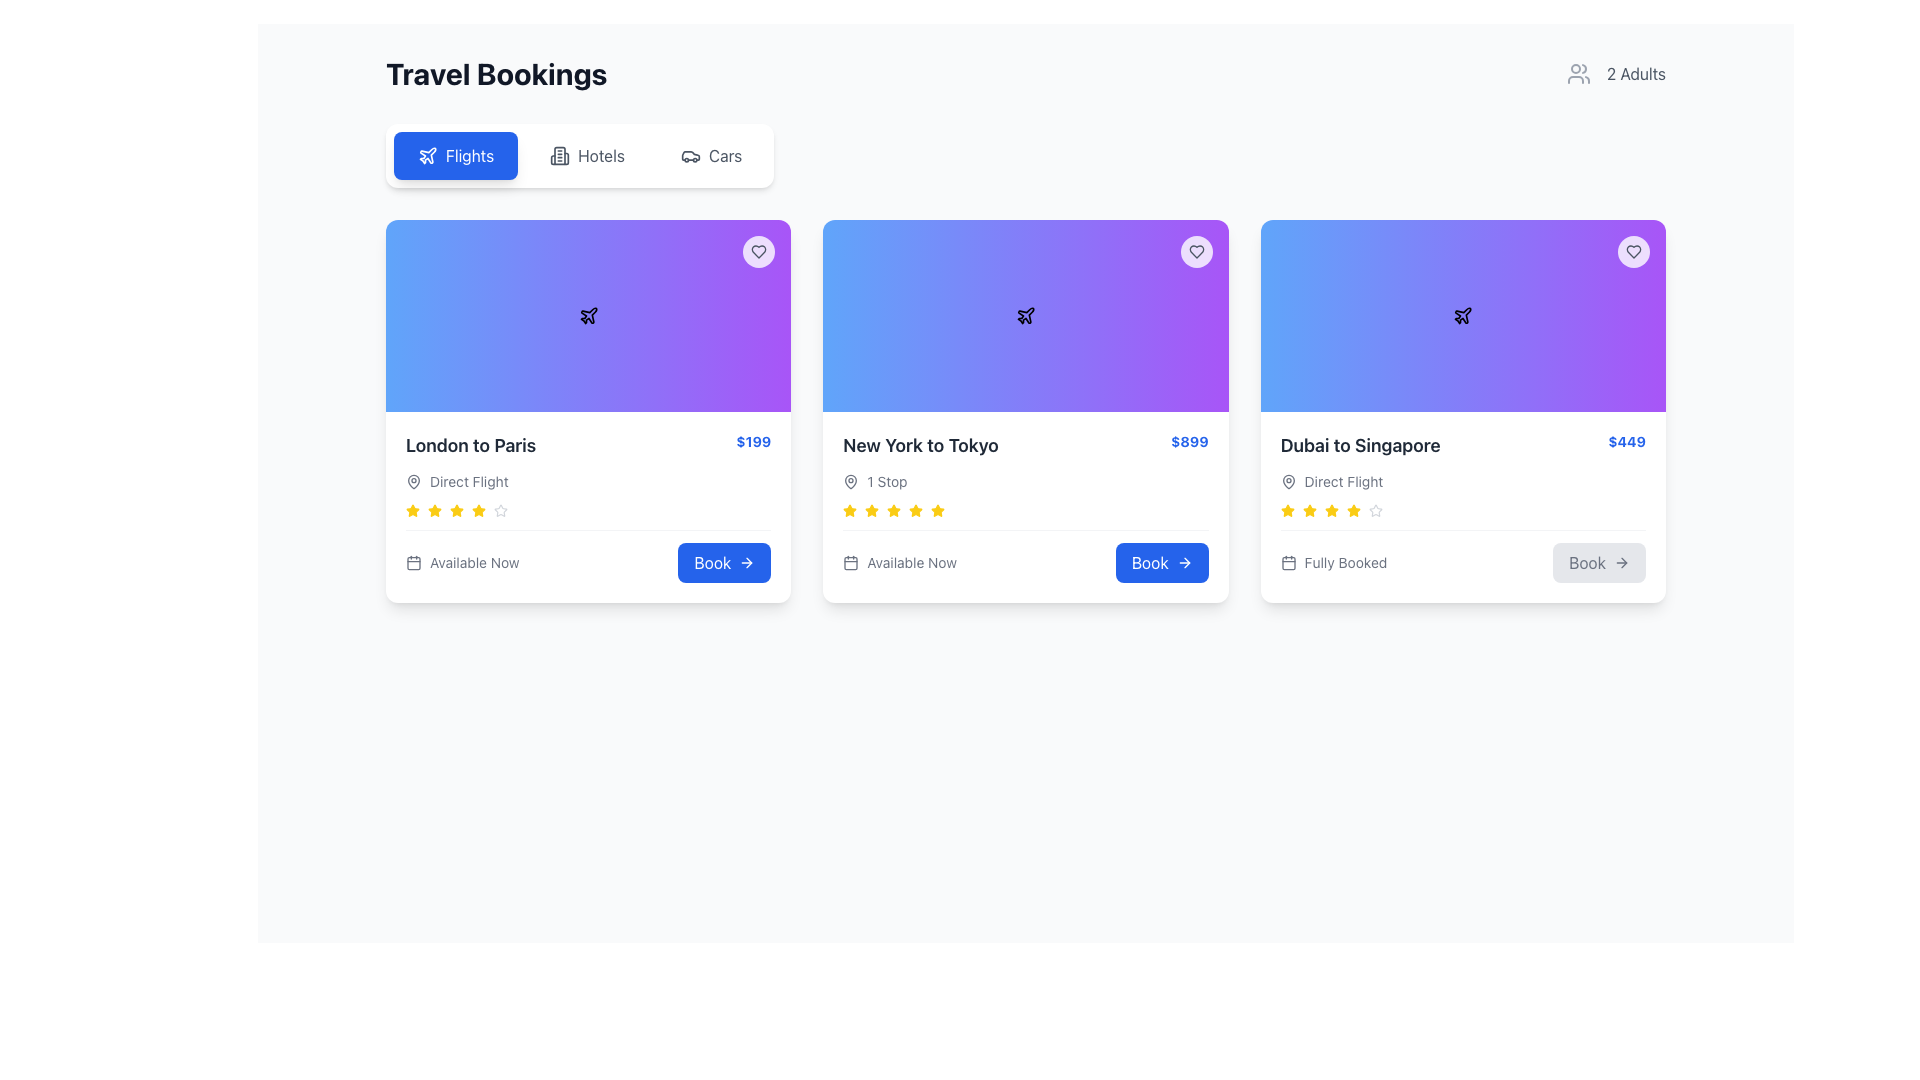  What do you see at coordinates (1598, 563) in the screenshot?
I see `the inactive 'Book' button with a light gray background and rounded edges located at the bottom-right of the 'Dubai to Singapore' card` at bounding box center [1598, 563].